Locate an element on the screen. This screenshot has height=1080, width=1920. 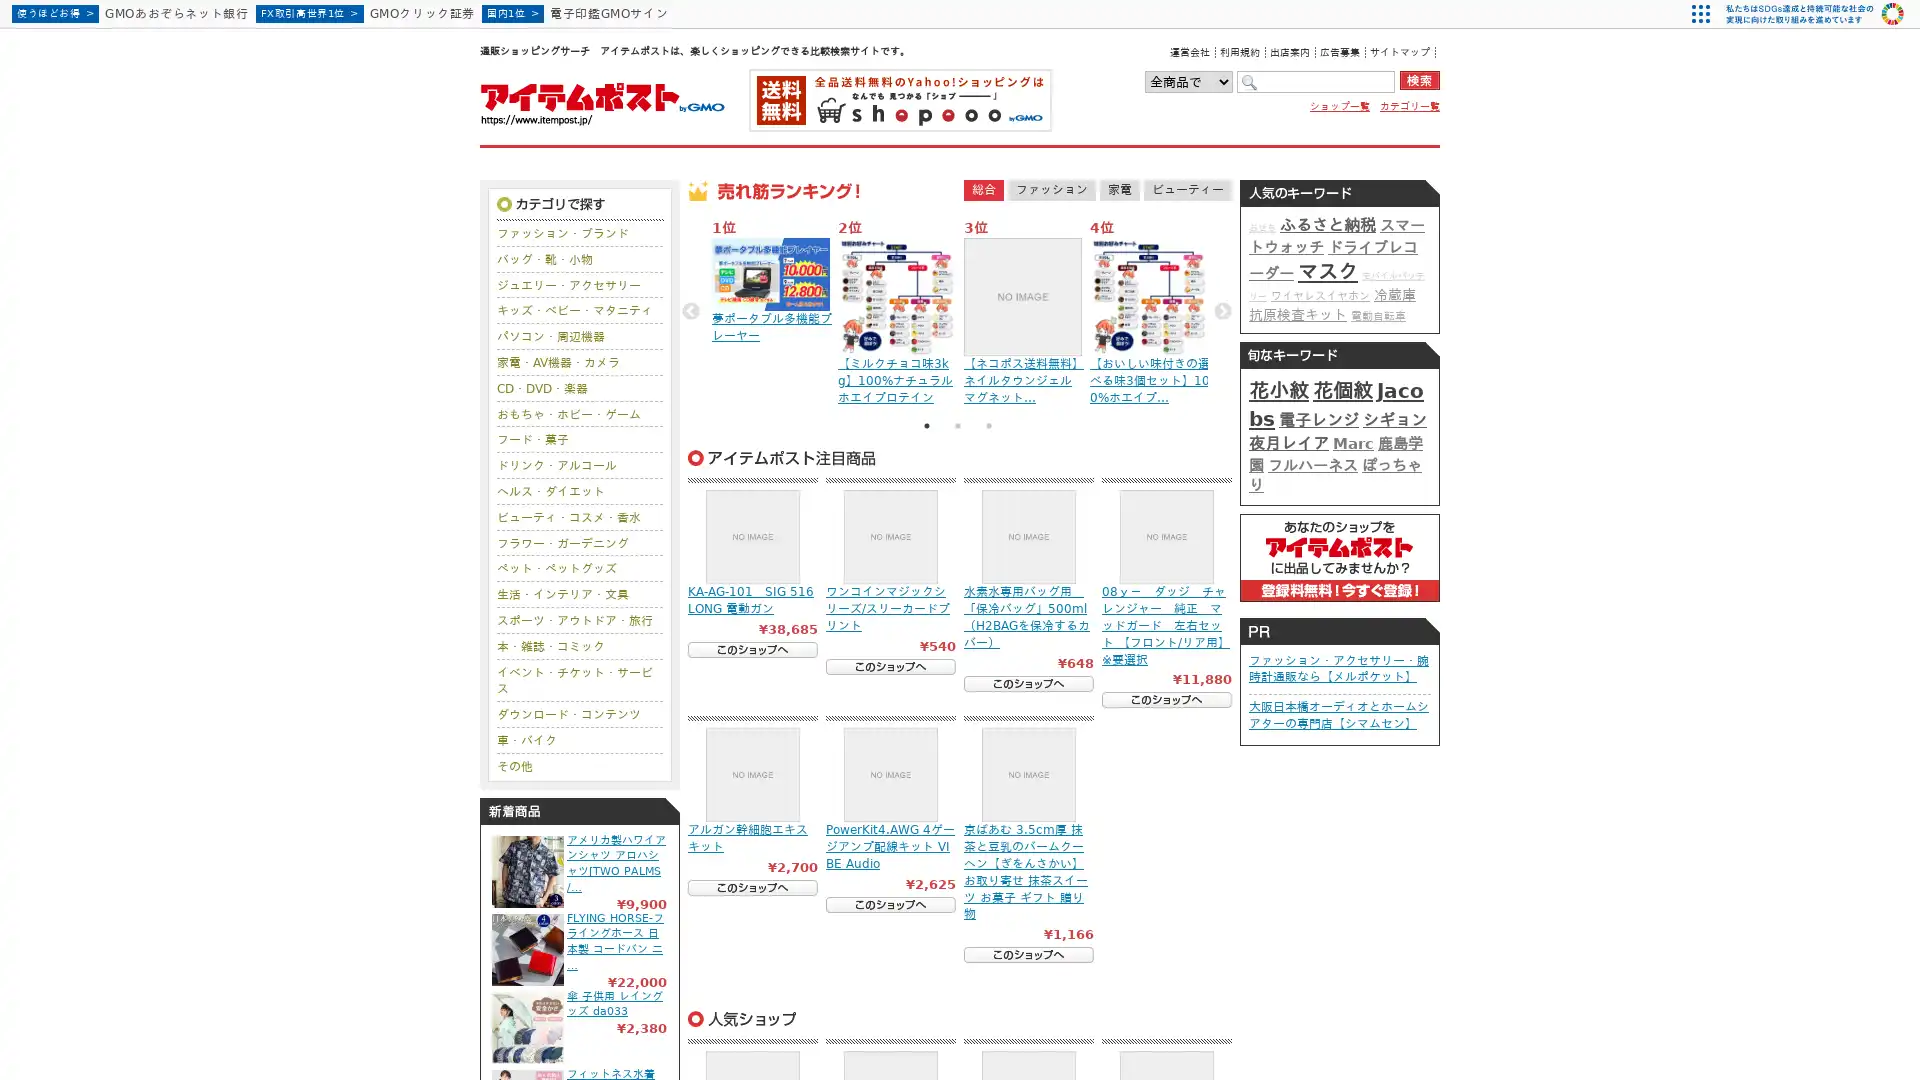
2 is located at coordinates (955, 424).